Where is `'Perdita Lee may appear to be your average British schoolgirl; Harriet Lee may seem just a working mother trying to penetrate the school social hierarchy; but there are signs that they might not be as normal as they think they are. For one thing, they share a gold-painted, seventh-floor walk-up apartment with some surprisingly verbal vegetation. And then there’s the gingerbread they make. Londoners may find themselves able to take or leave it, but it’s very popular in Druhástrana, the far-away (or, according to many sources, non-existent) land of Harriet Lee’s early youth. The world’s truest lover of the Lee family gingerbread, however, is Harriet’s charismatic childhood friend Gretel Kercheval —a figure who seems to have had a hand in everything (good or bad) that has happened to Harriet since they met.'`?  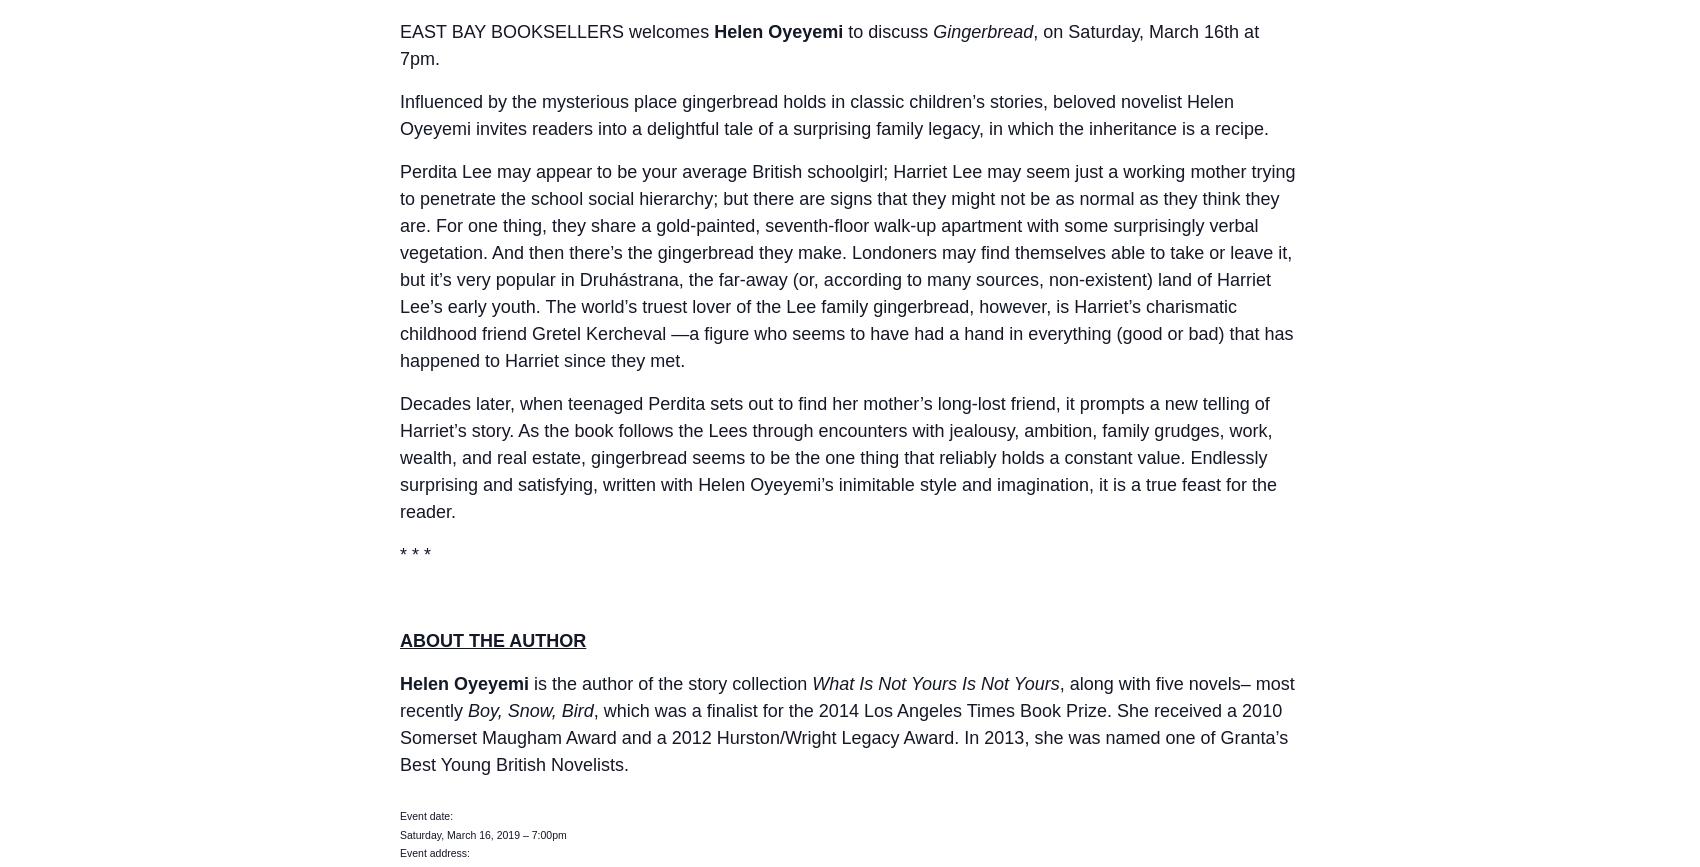
'Perdita Lee may appear to be your average British schoolgirl; Harriet Lee may seem just a working mother trying to penetrate the school social hierarchy; but there are signs that they might not be as normal as they think they are. For one thing, they share a gold-painted, seventh-floor walk-up apartment with some surprisingly verbal vegetation. And then there’s the gingerbread they make. Londoners may find themselves able to take or leave it, but it’s very popular in Druhástrana, the far-away (or, according to many sources, non-existent) land of Harriet Lee’s early youth. The world’s truest lover of the Lee family gingerbread, however, is Harriet’s charismatic childhood friend Gretel Kercheval —a figure who seems to have had a hand in everything (good or bad) that has happened to Harriet since they met.' is located at coordinates (846, 266).